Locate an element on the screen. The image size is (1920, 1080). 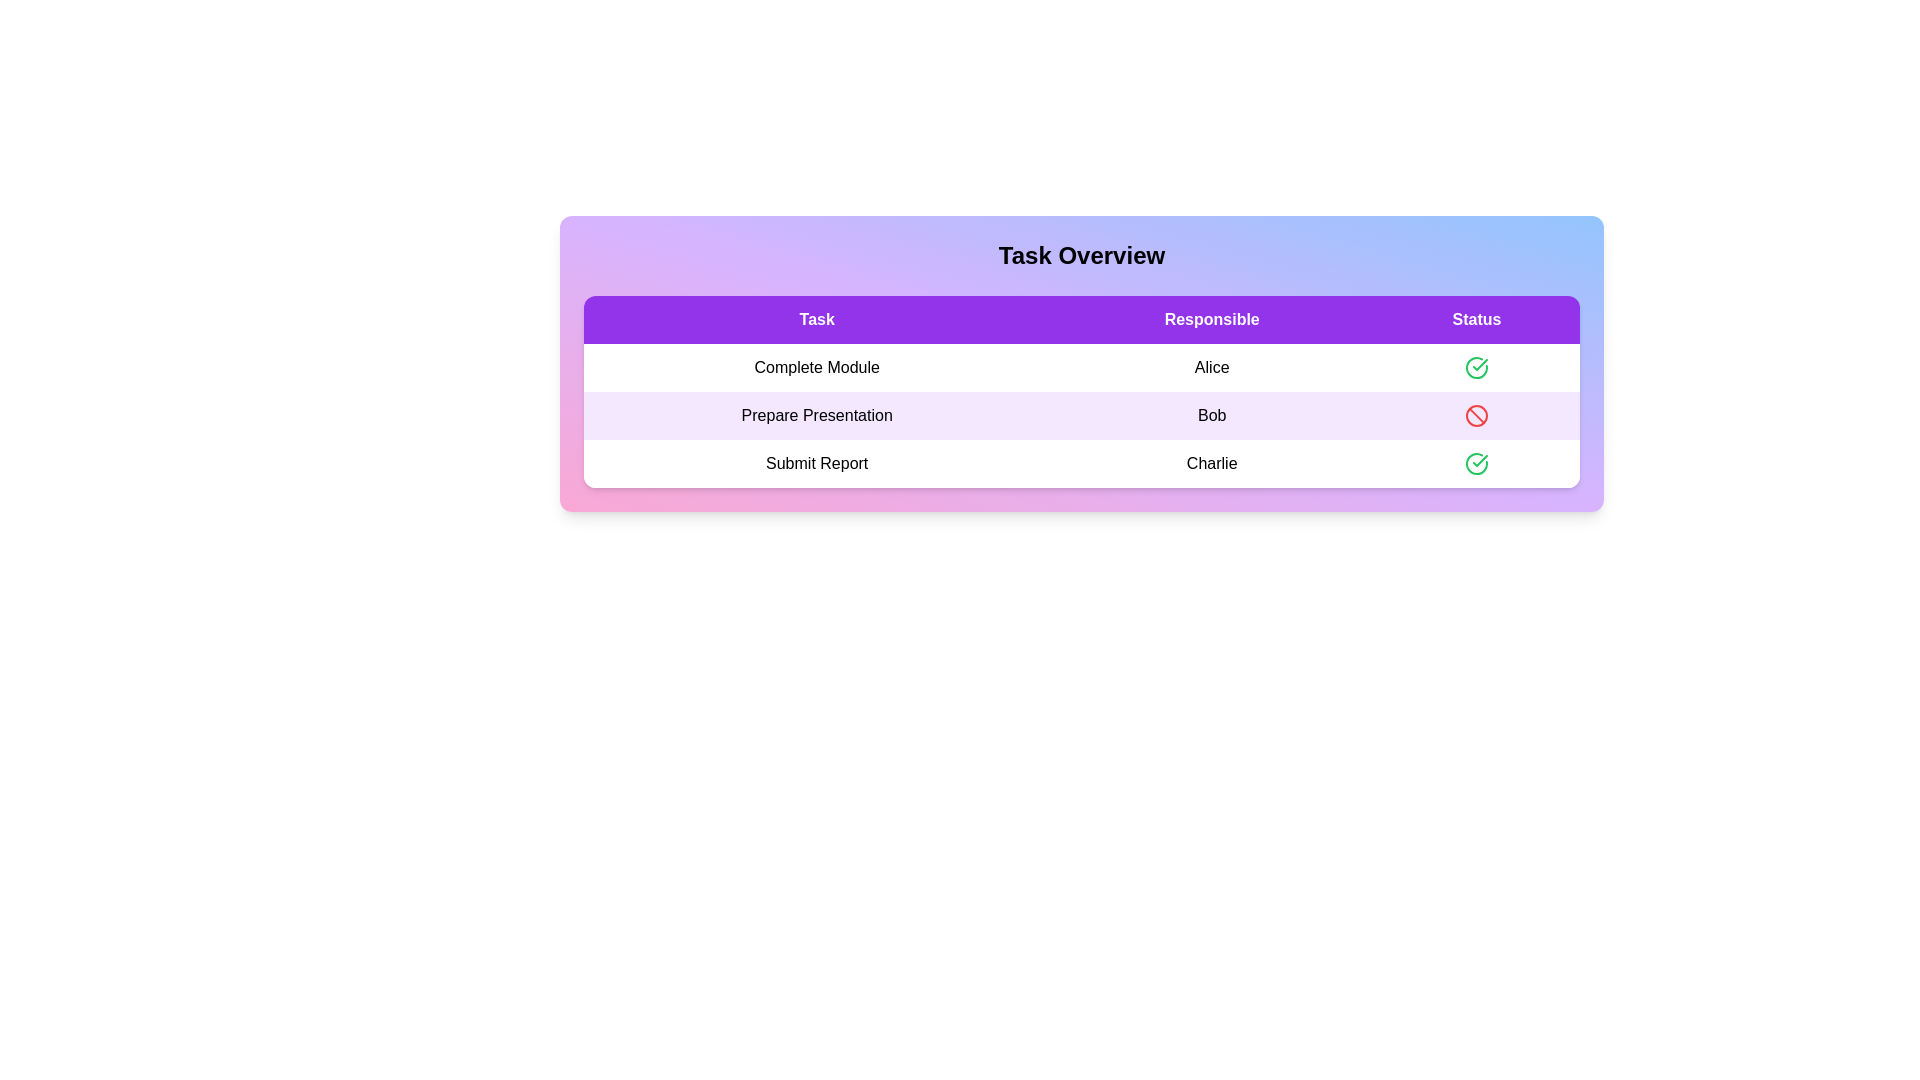
the red circular badge with a crossed line in the 'Status' column of the 'Prepare Presentation' row is located at coordinates (1477, 415).